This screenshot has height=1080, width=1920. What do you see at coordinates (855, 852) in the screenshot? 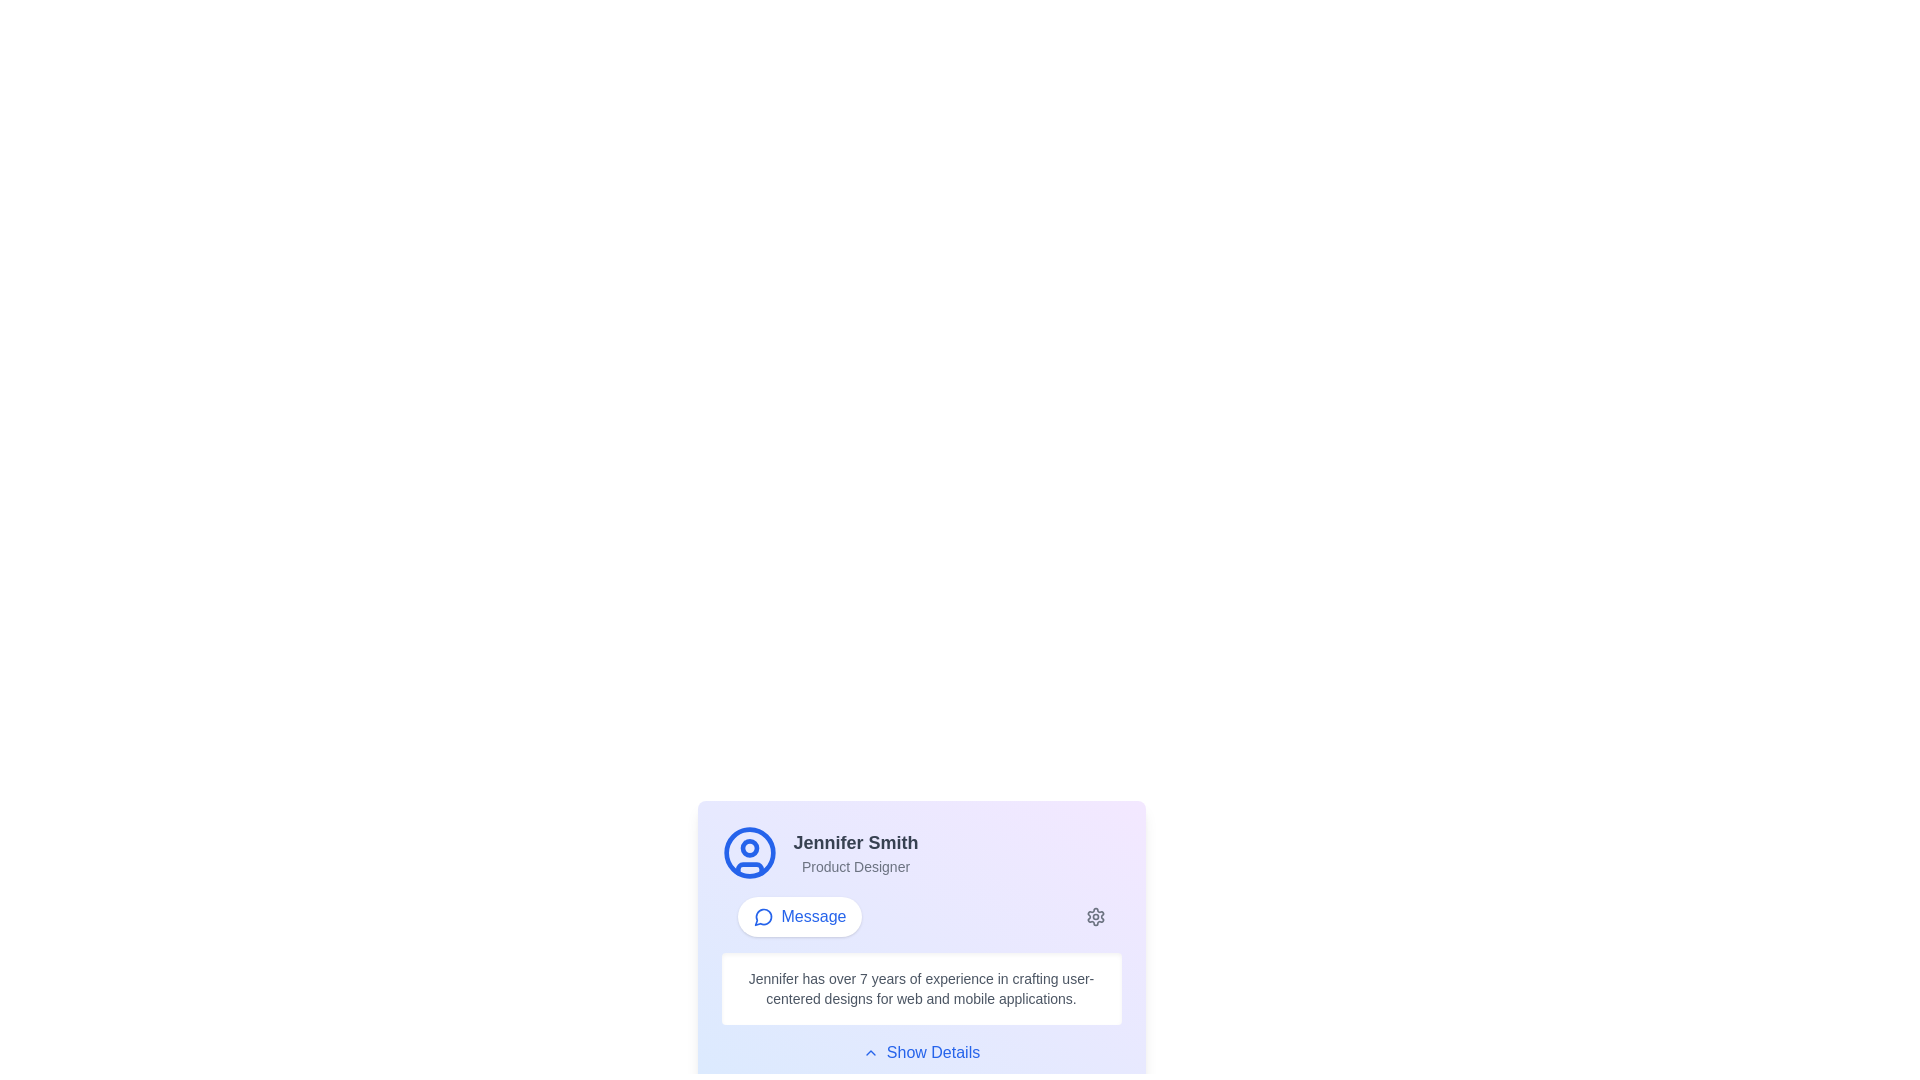
I see `the Text Display containing 'Jennifer Smith' and 'Product Designer', located in the top-right quadrant of the card-like component` at bounding box center [855, 852].